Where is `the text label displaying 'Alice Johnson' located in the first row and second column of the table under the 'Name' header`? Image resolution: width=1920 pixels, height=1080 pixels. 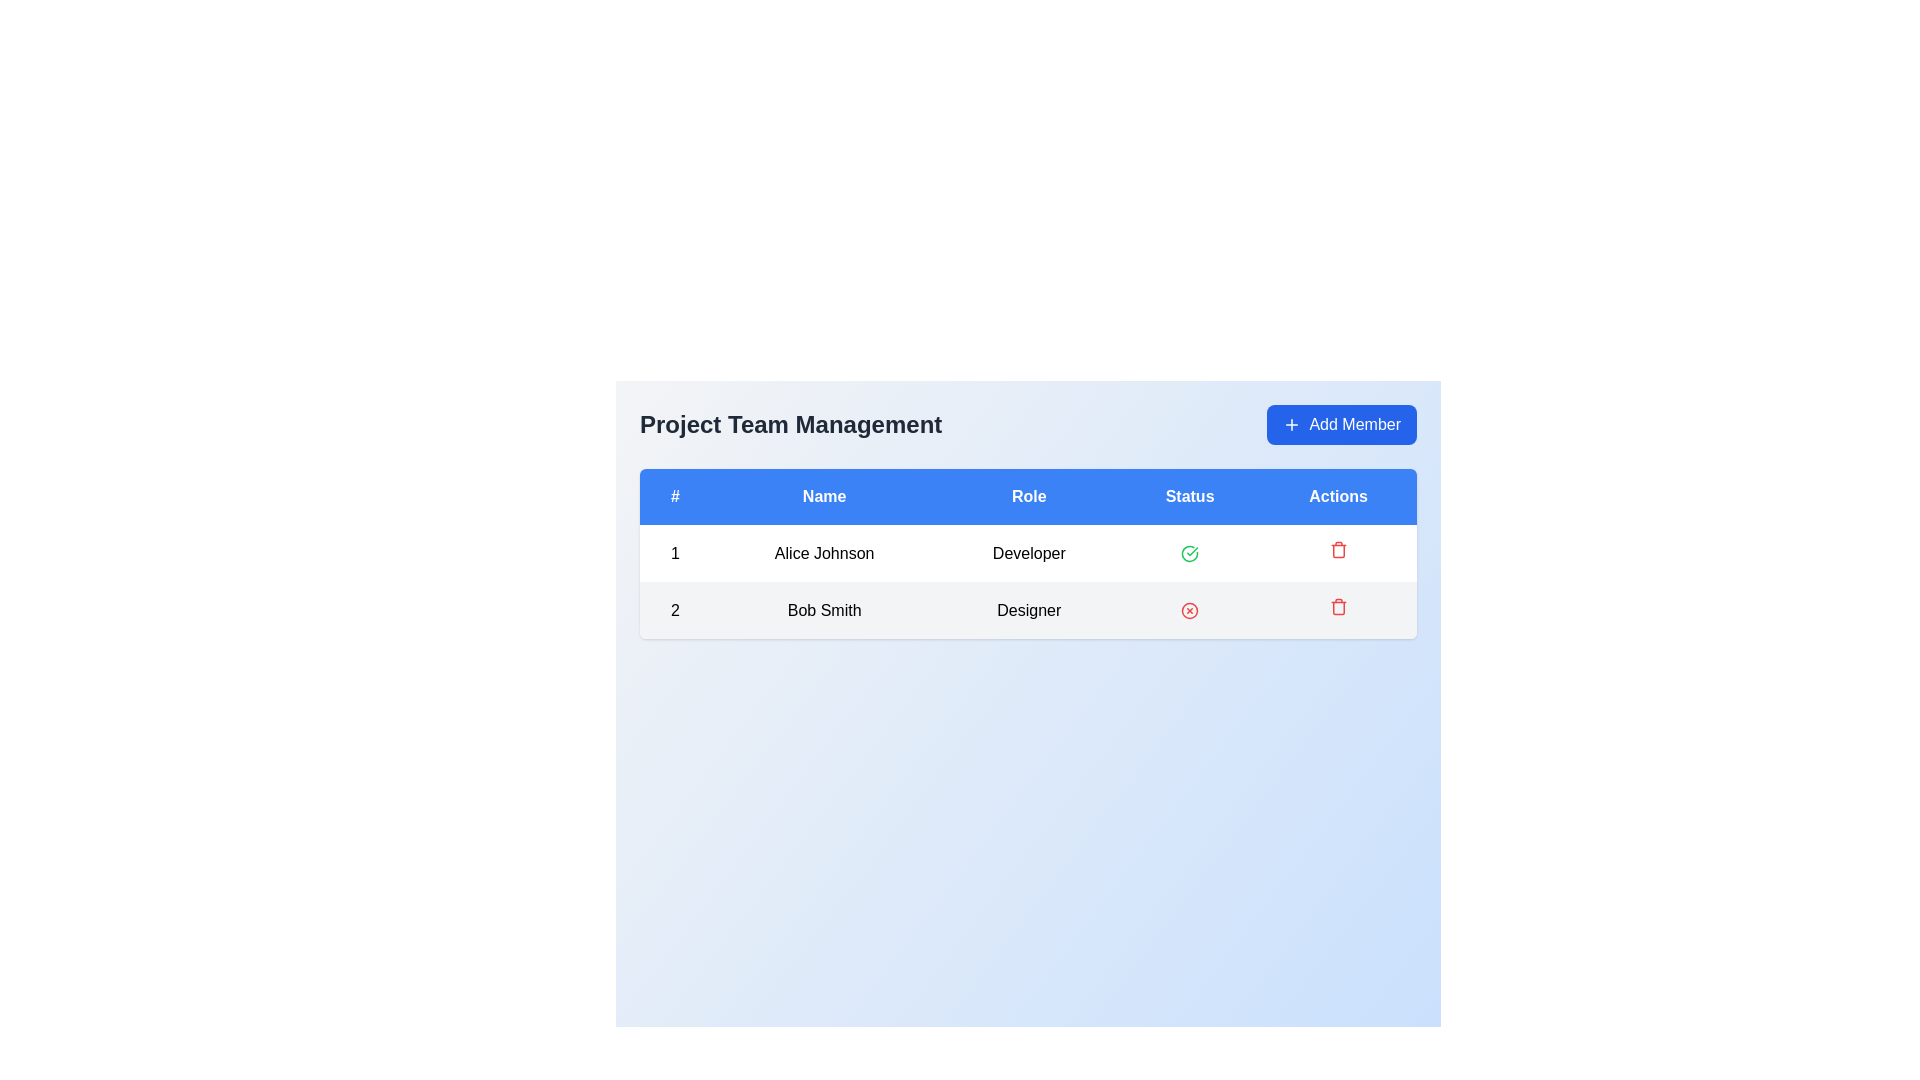
the text label displaying 'Alice Johnson' located in the first row and second column of the table under the 'Name' header is located at coordinates (824, 553).